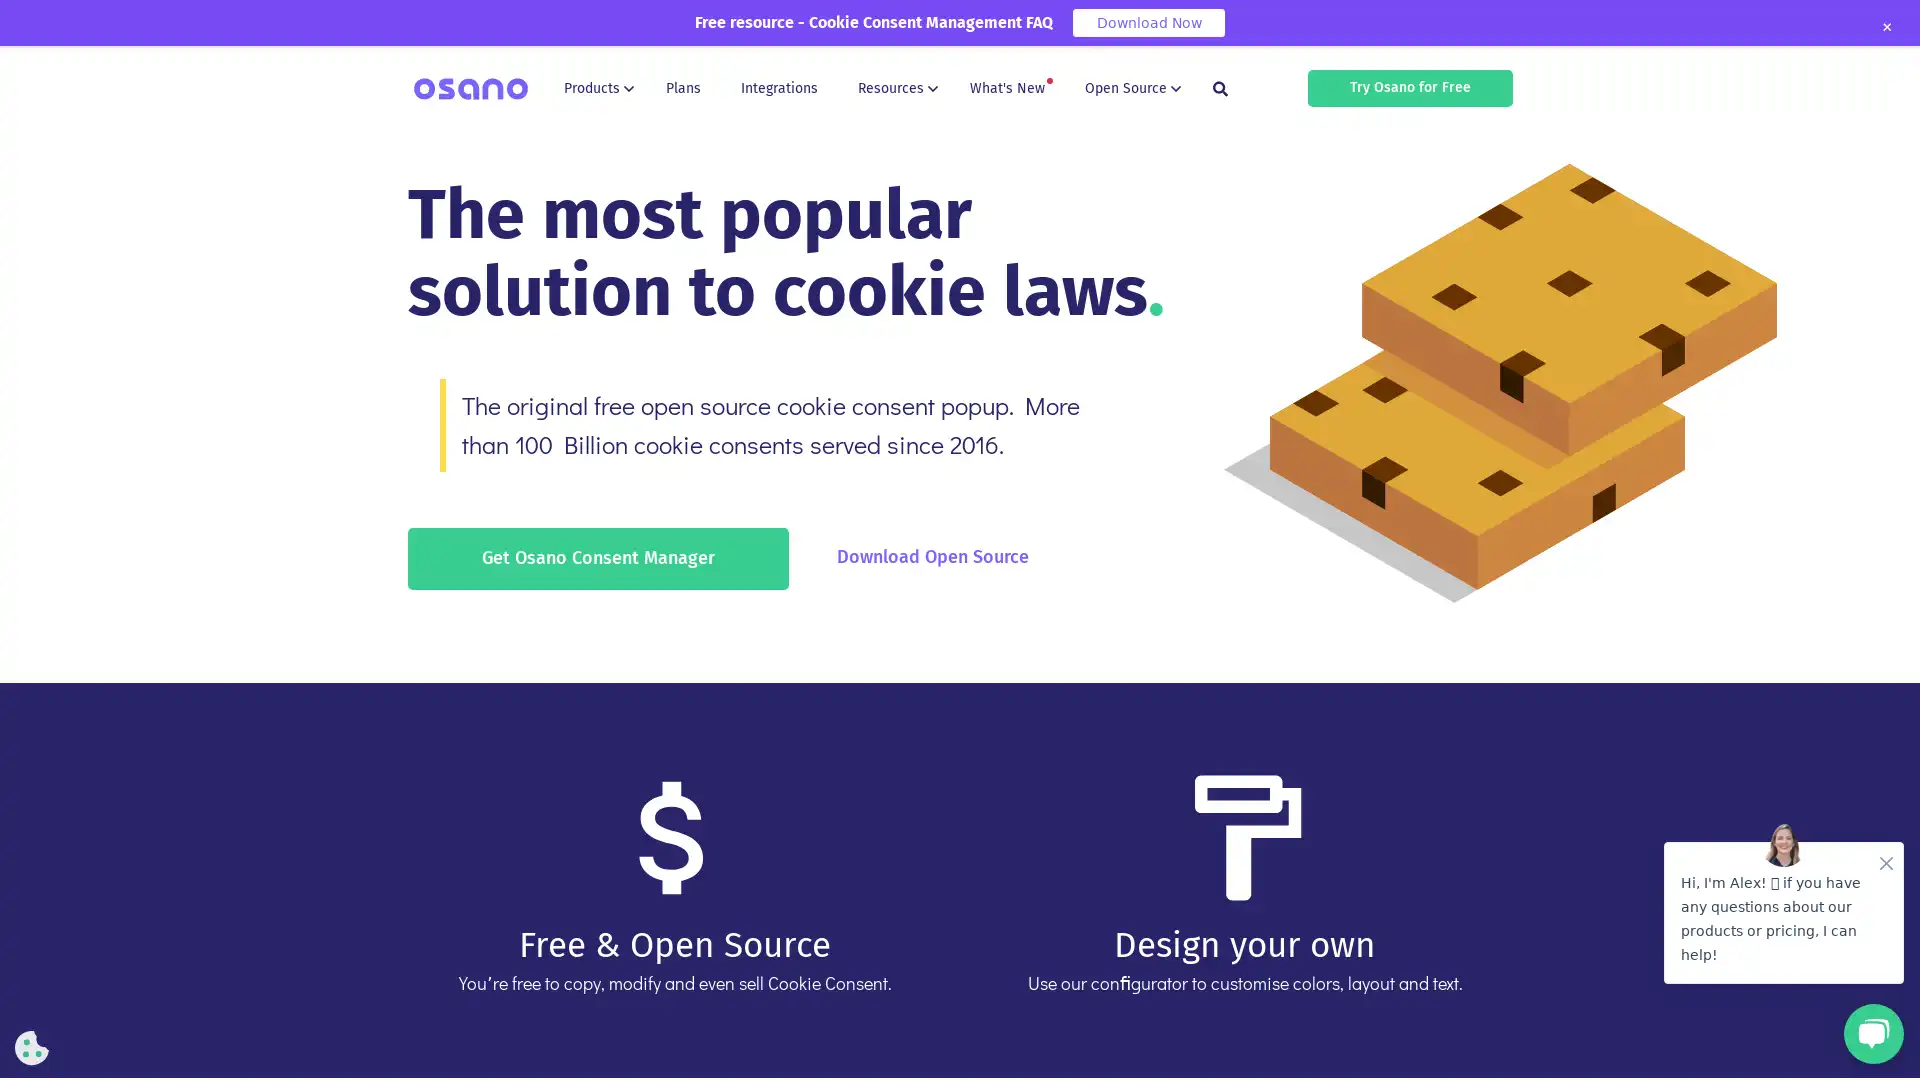 The image size is (1920, 1080). What do you see at coordinates (1885, 27) in the screenshot?
I see `Close` at bounding box center [1885, 27].